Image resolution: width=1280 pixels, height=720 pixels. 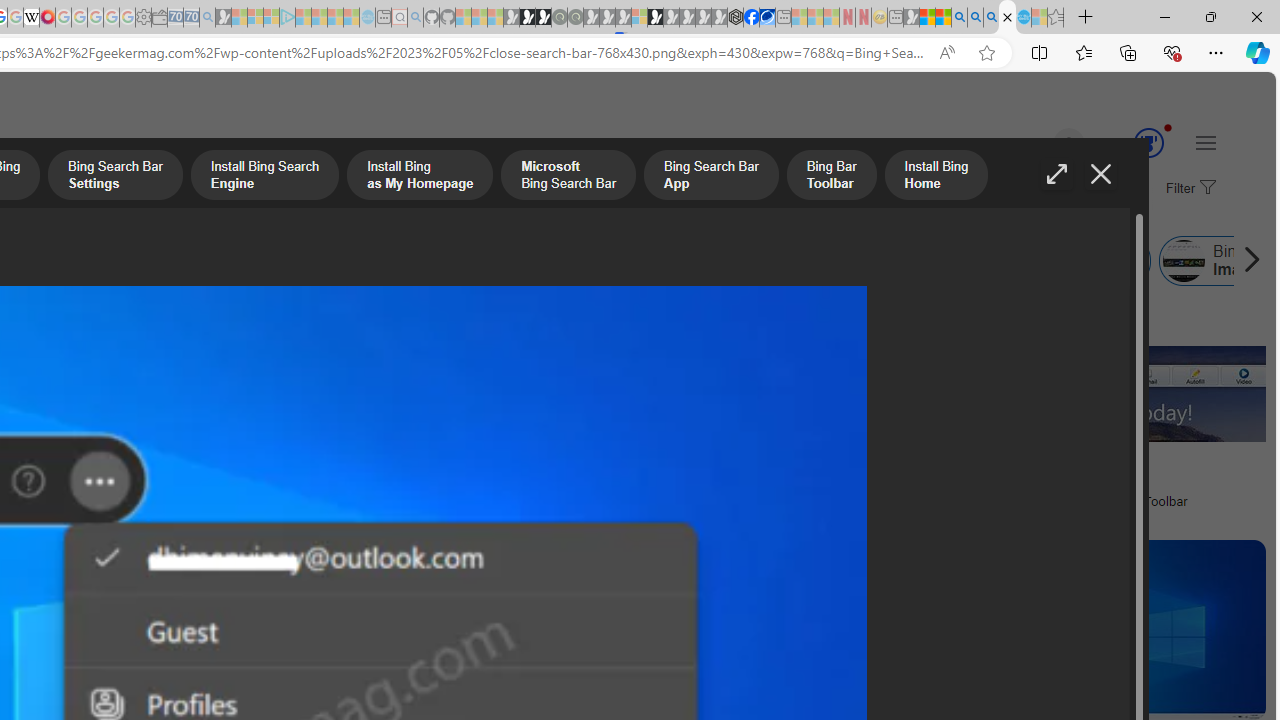 What do you see at coordinates (1007, 17) in the screenshot?
I see `'Bing Search Bar Install - Search Images'` at bounding box center [1007, 17].